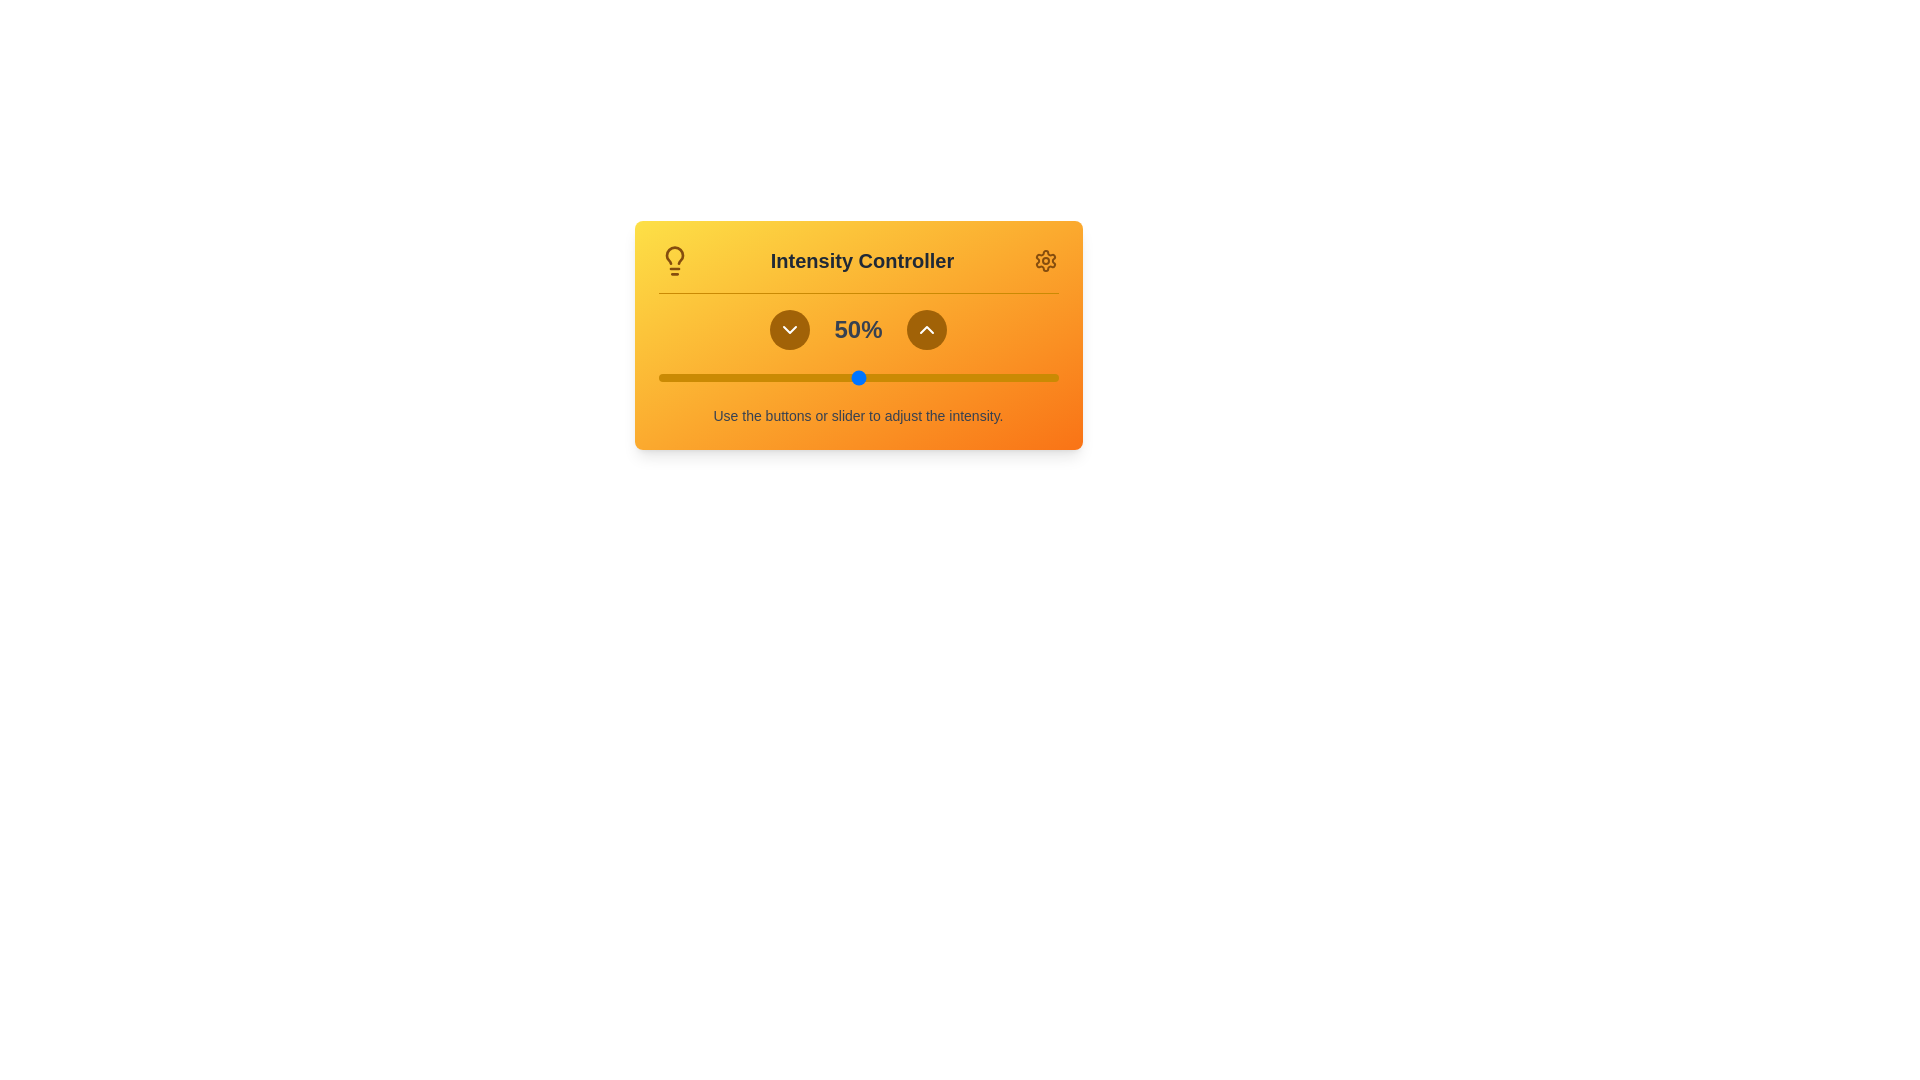  I want to click on intensity, so click(986, 378).